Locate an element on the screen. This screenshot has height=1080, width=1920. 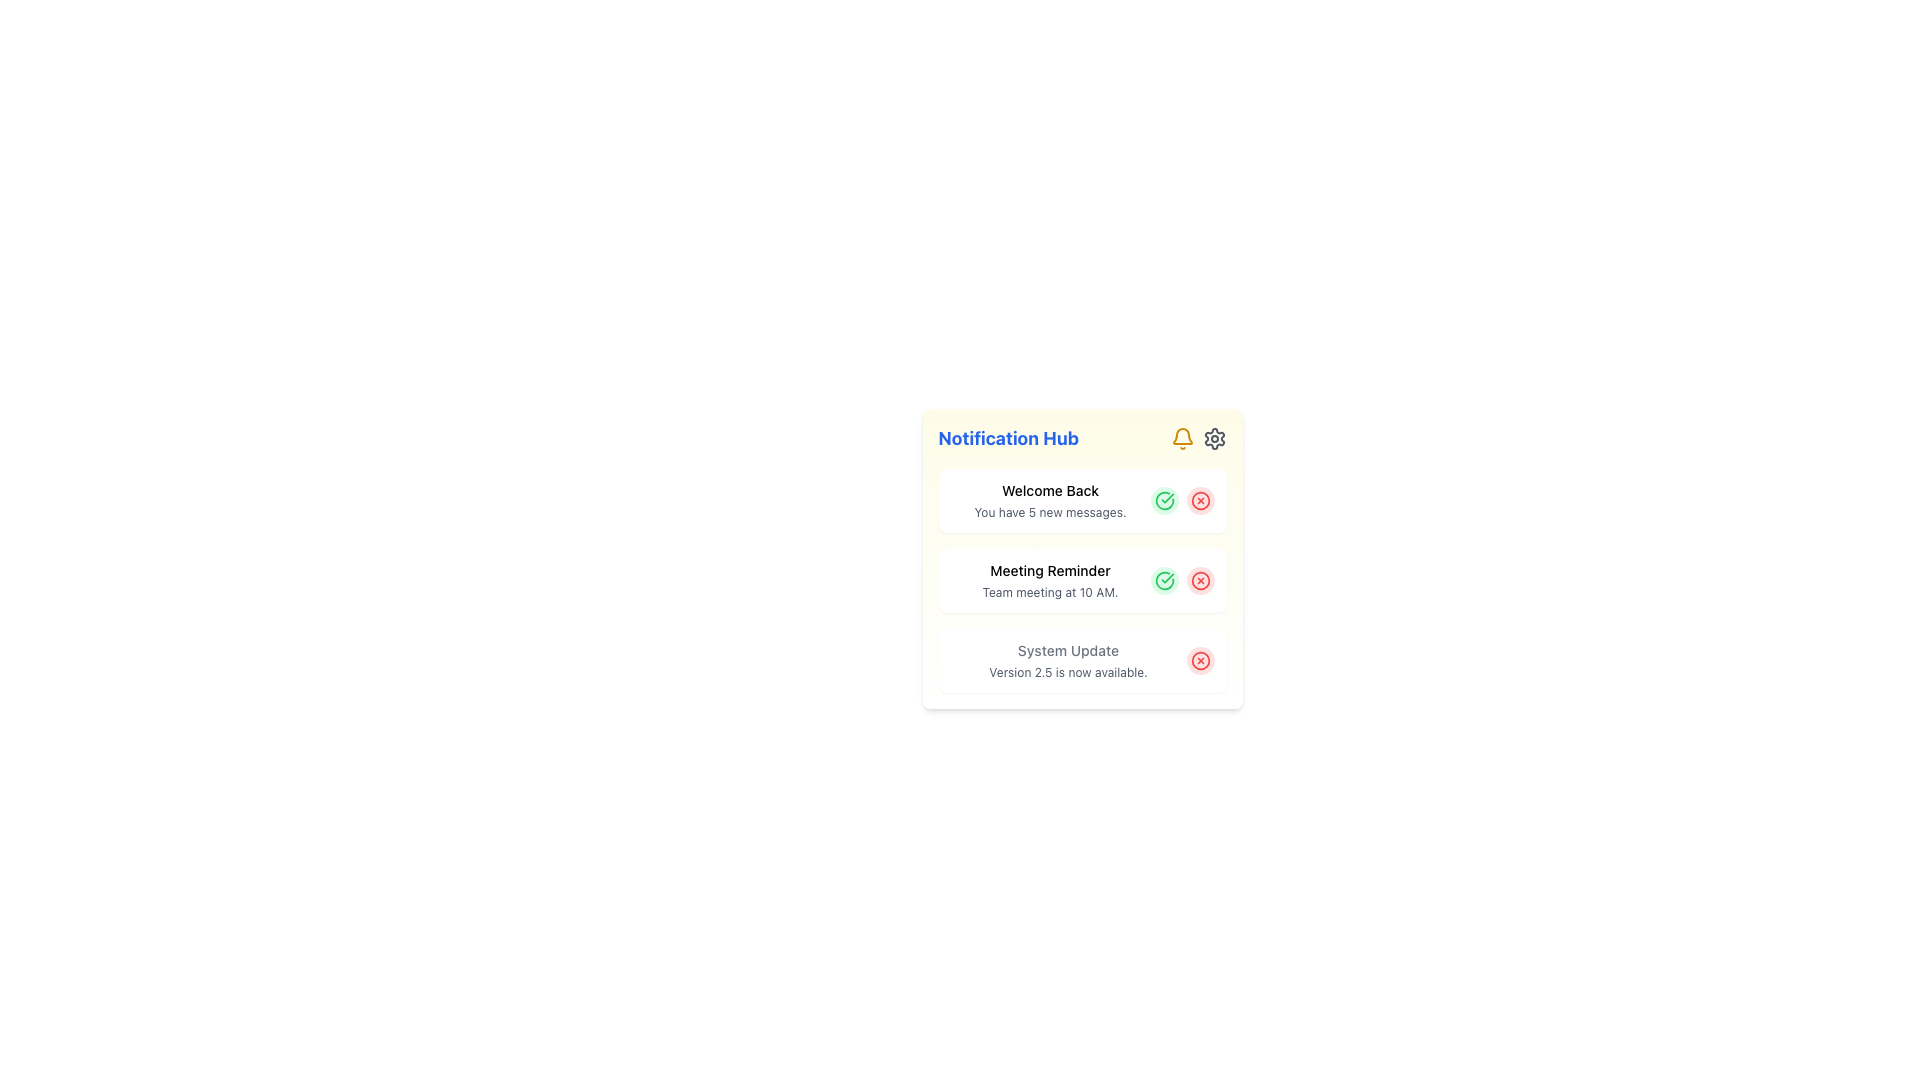
the cogwheel-shaped icon located in the top right corner of the 'Notification Hub' card is located at coordinates (1213, 438).